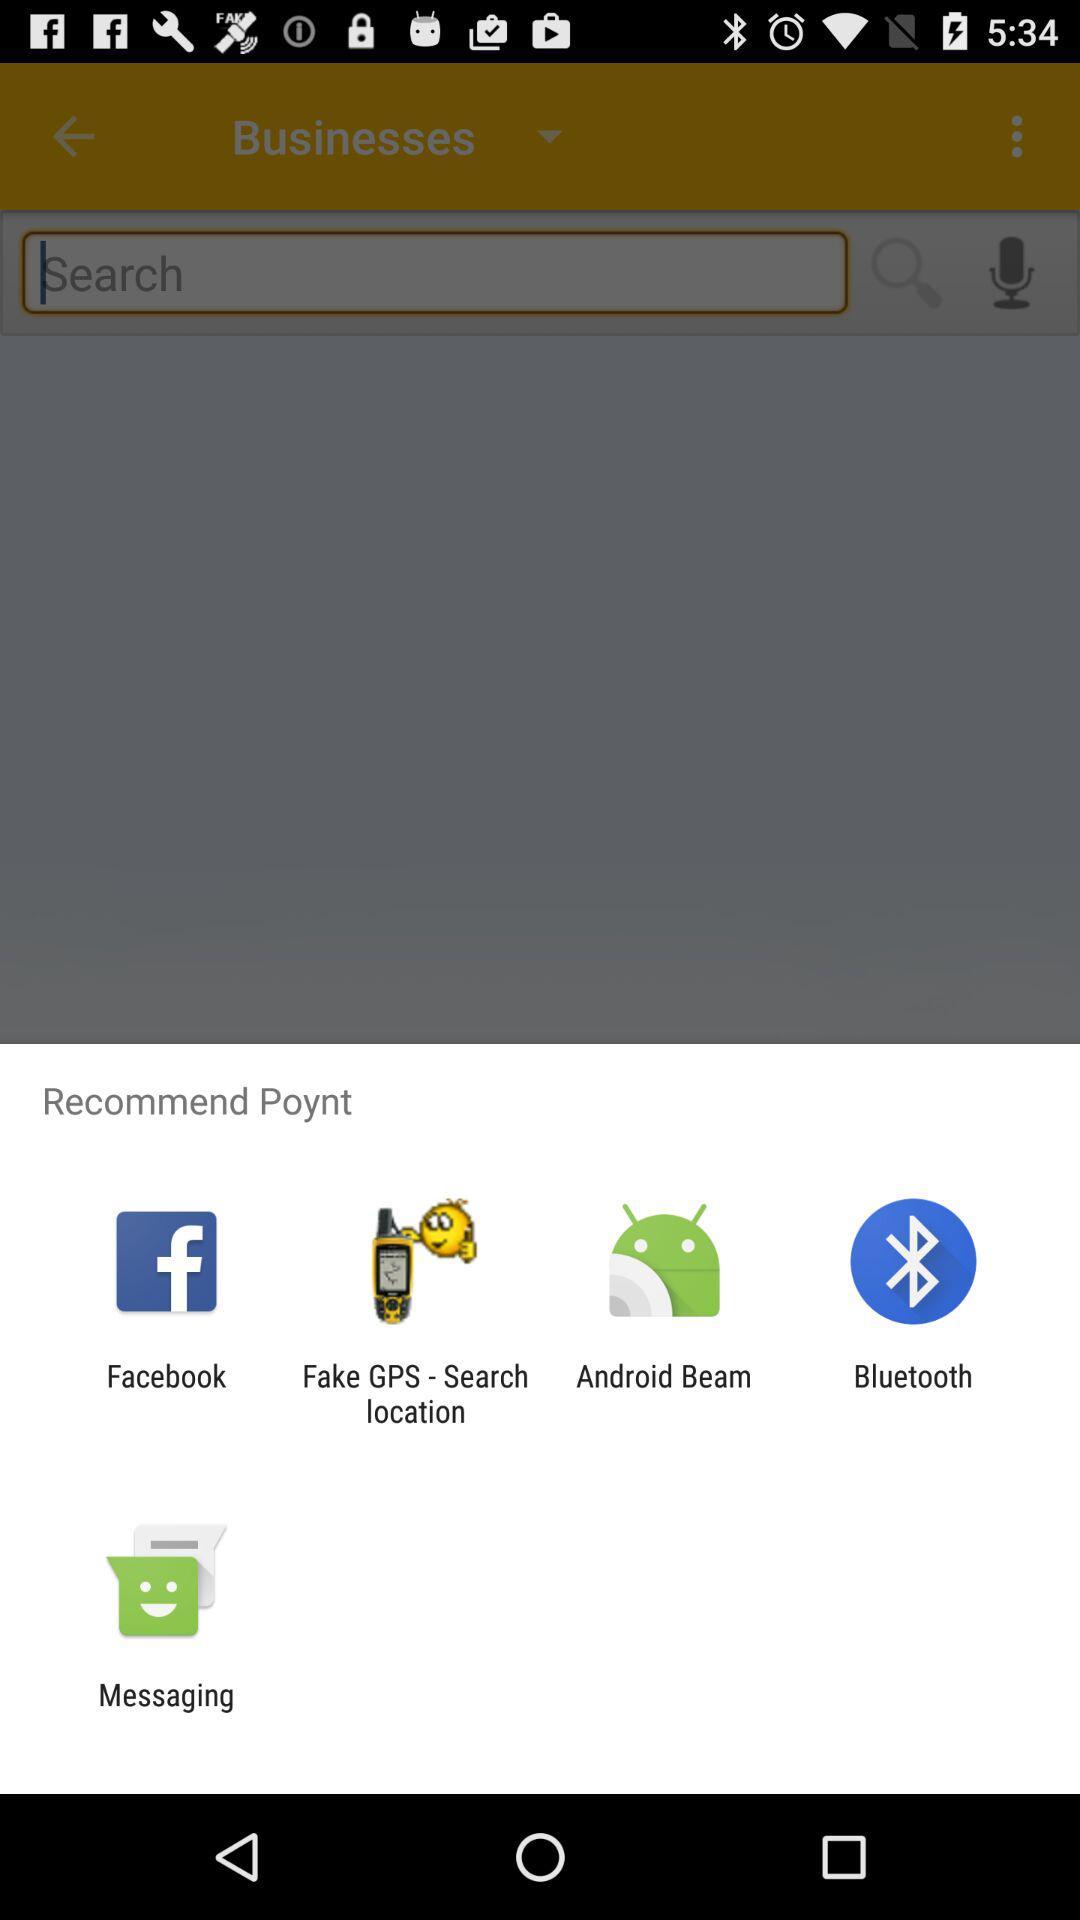 The height and width of the screenshot is (1920, 1080). I want to click on the bluetooth item, so click(913, 1392).